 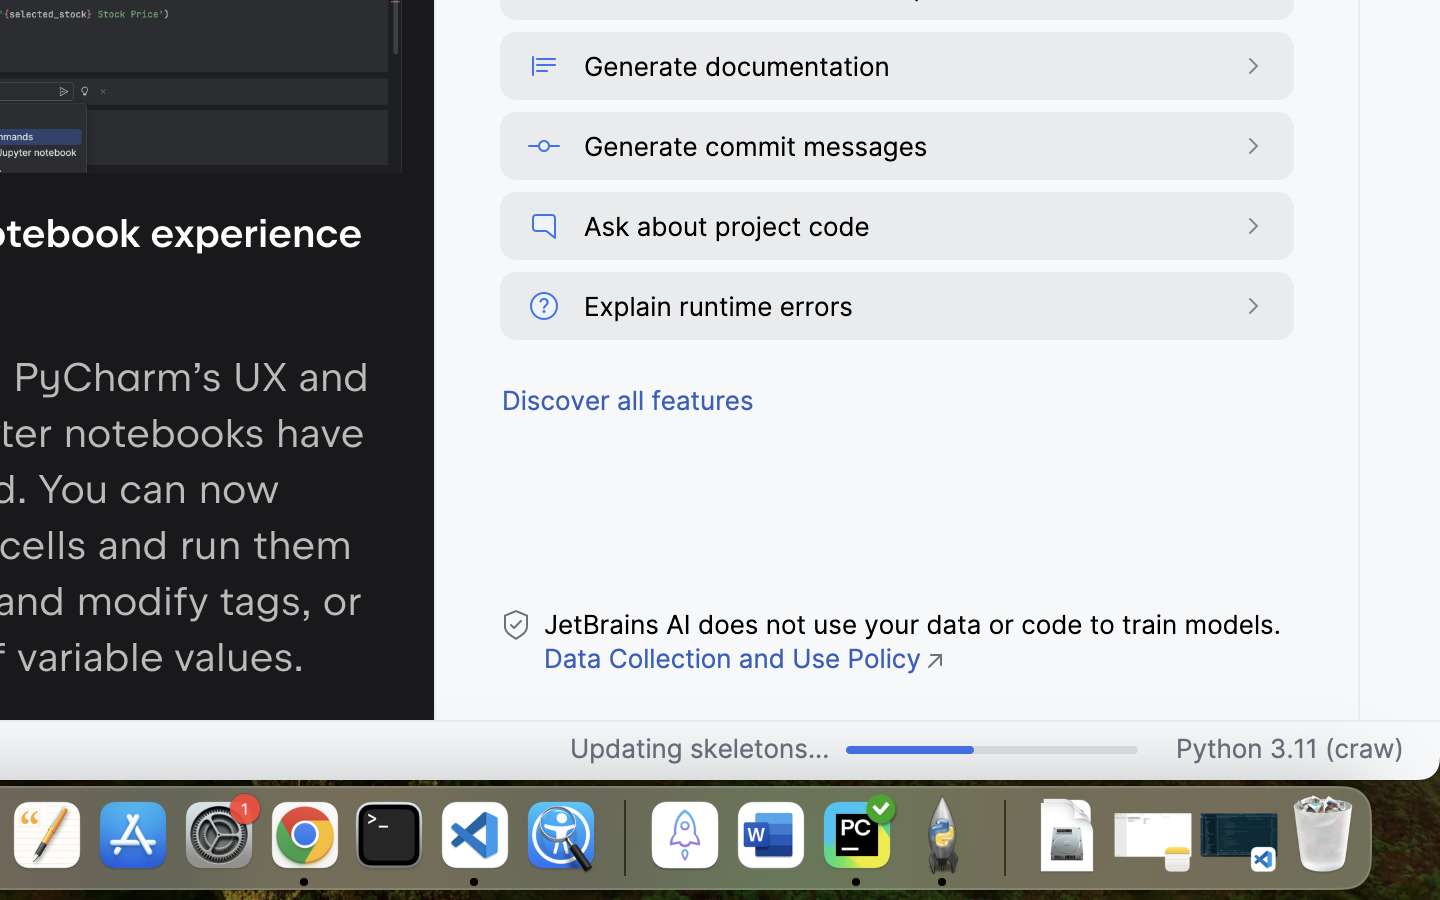 I want to click on 'JetBrains AI does not use your data or code to train models. Data Collection and Use Policy', so click(x=911, y=641).